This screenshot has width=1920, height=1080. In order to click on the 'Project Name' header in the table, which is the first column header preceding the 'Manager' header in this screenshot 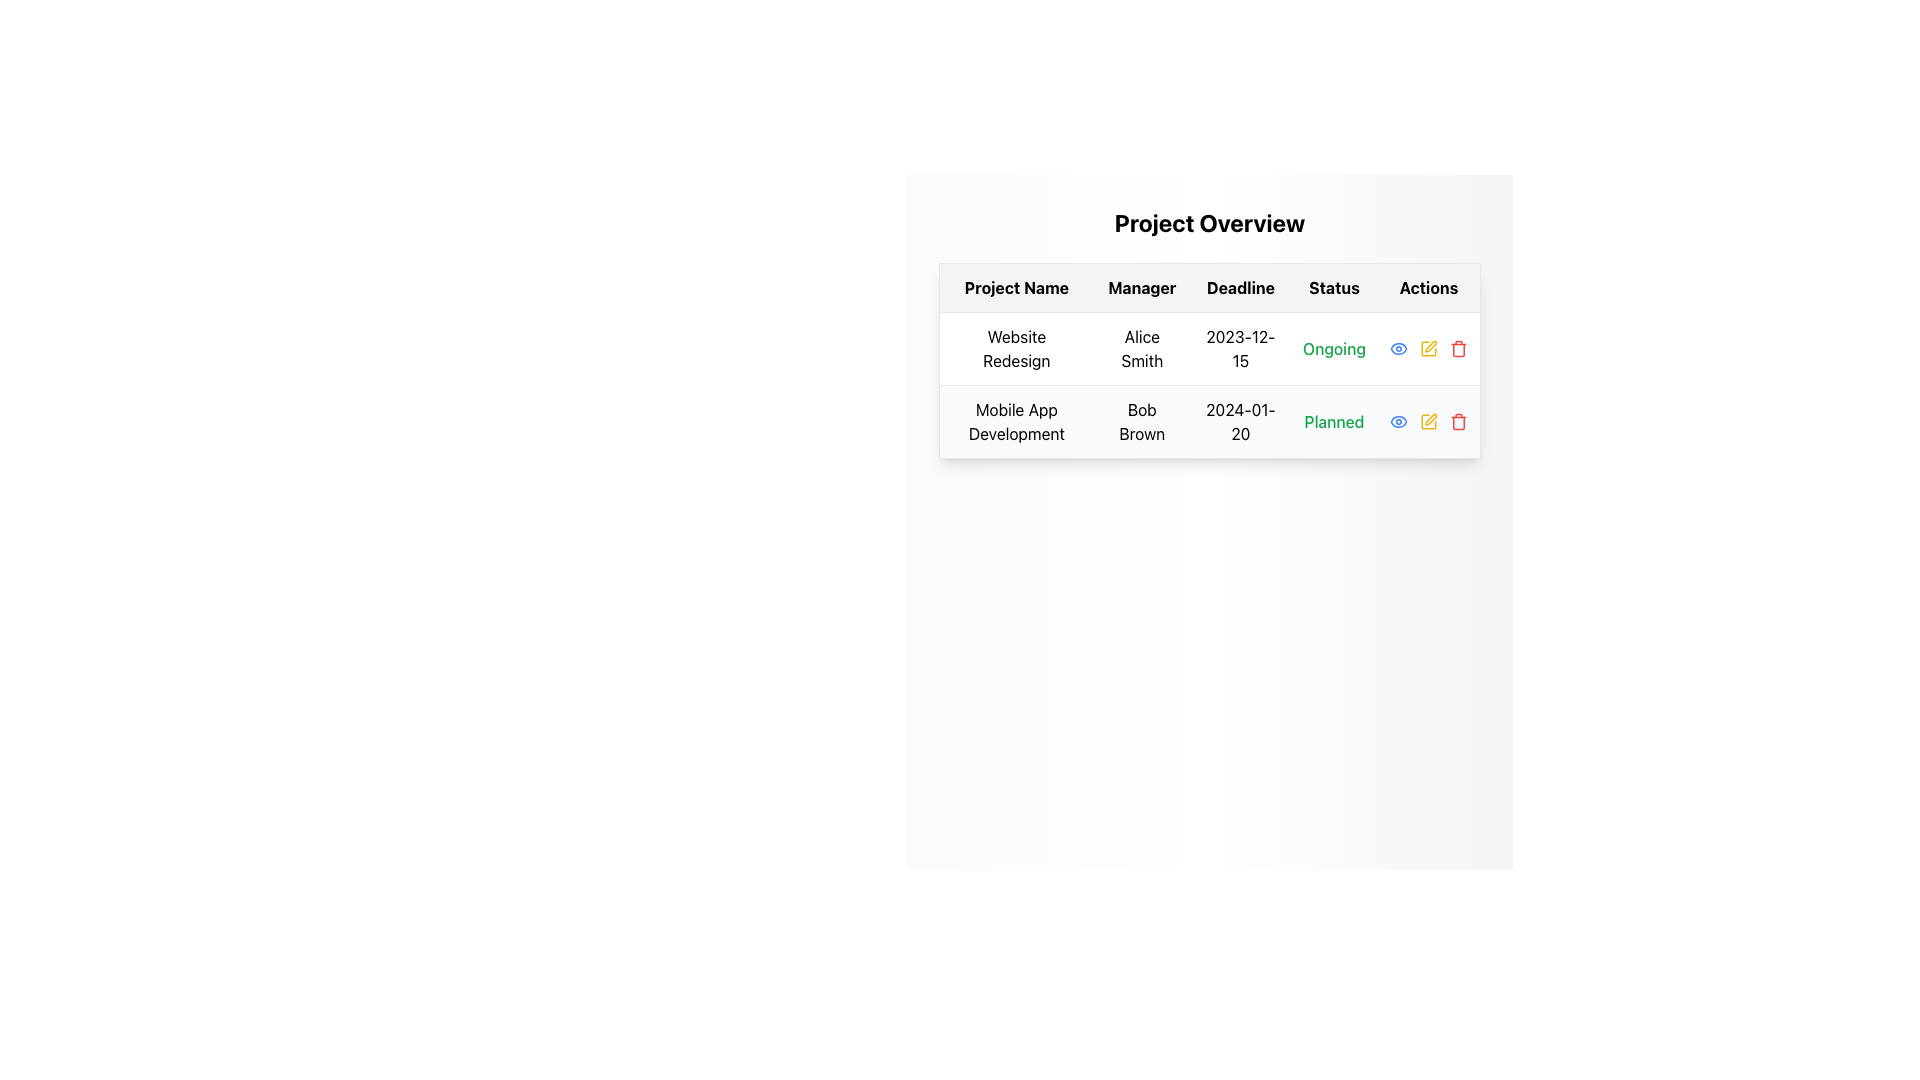, I will do `click(1016, 288)`.